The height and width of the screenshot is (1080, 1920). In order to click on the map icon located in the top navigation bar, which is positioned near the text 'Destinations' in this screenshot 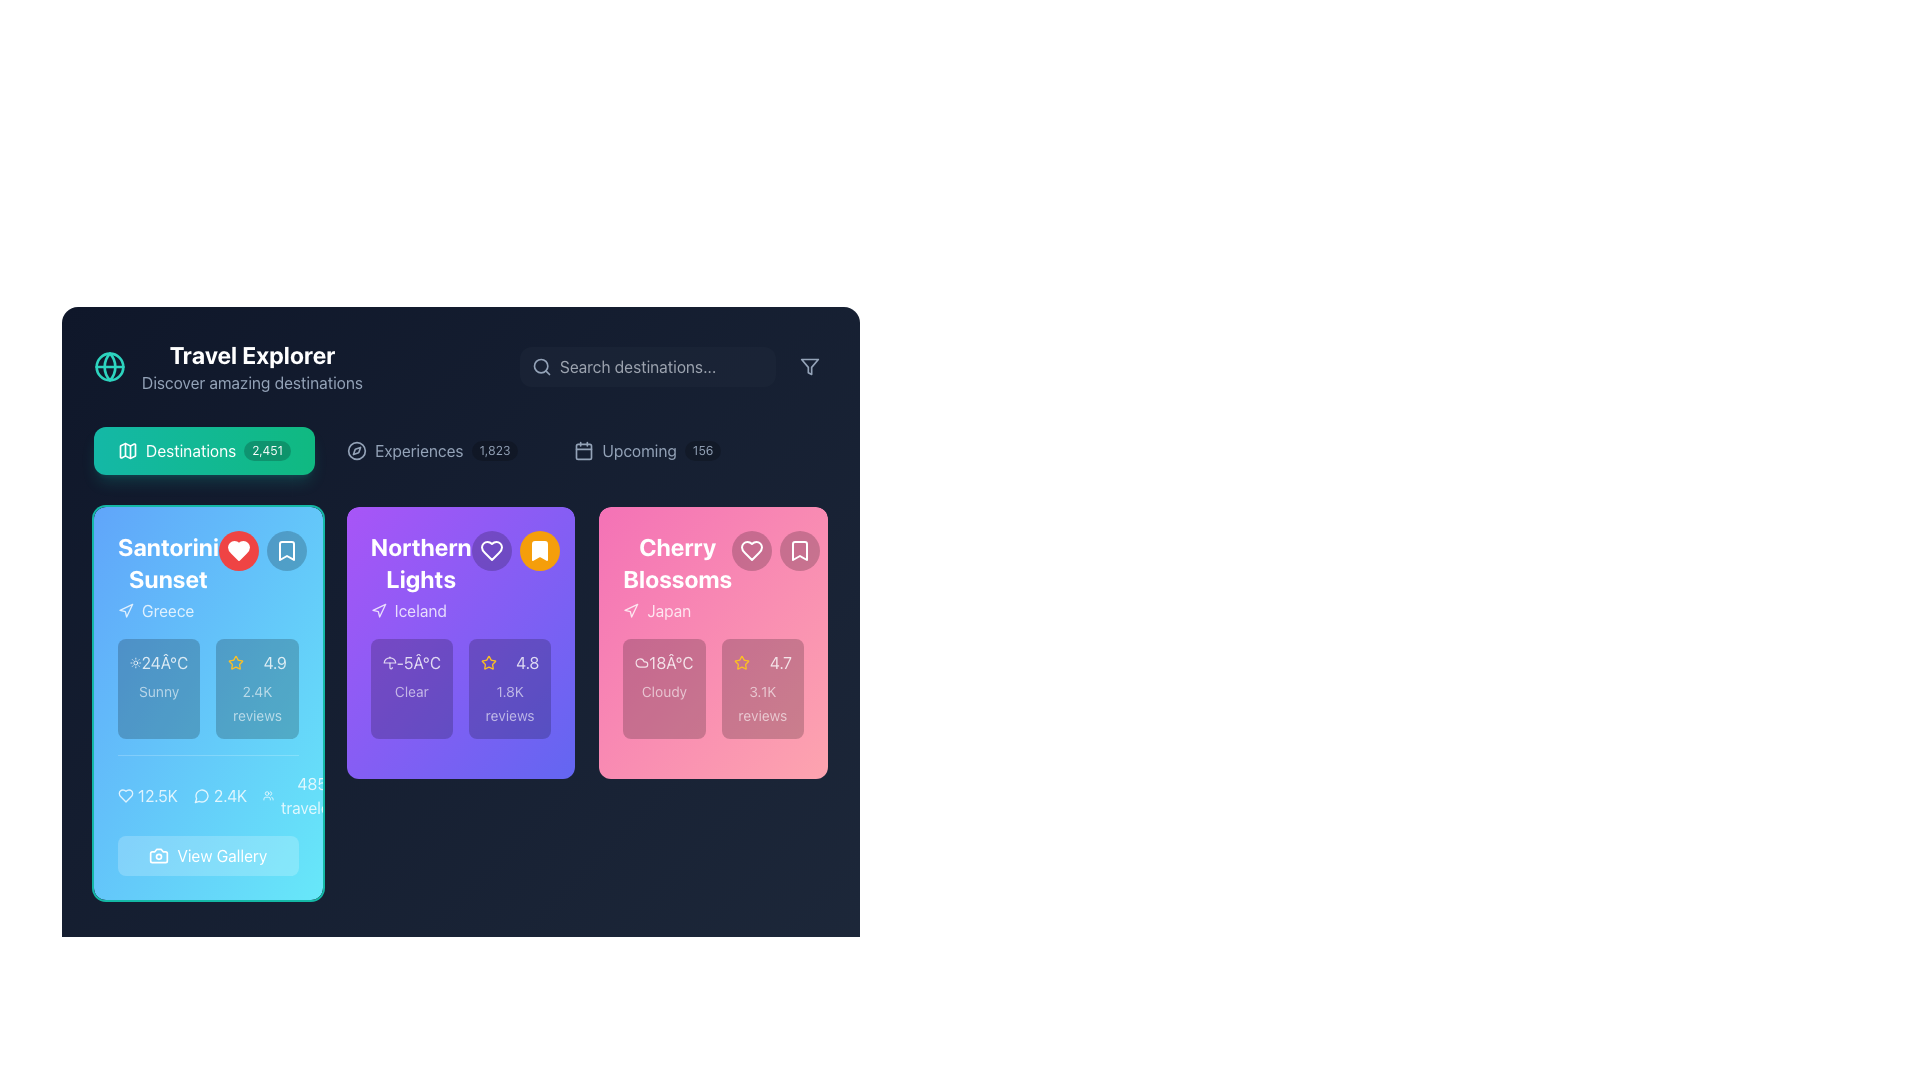, I will do `click(127, 451)`.